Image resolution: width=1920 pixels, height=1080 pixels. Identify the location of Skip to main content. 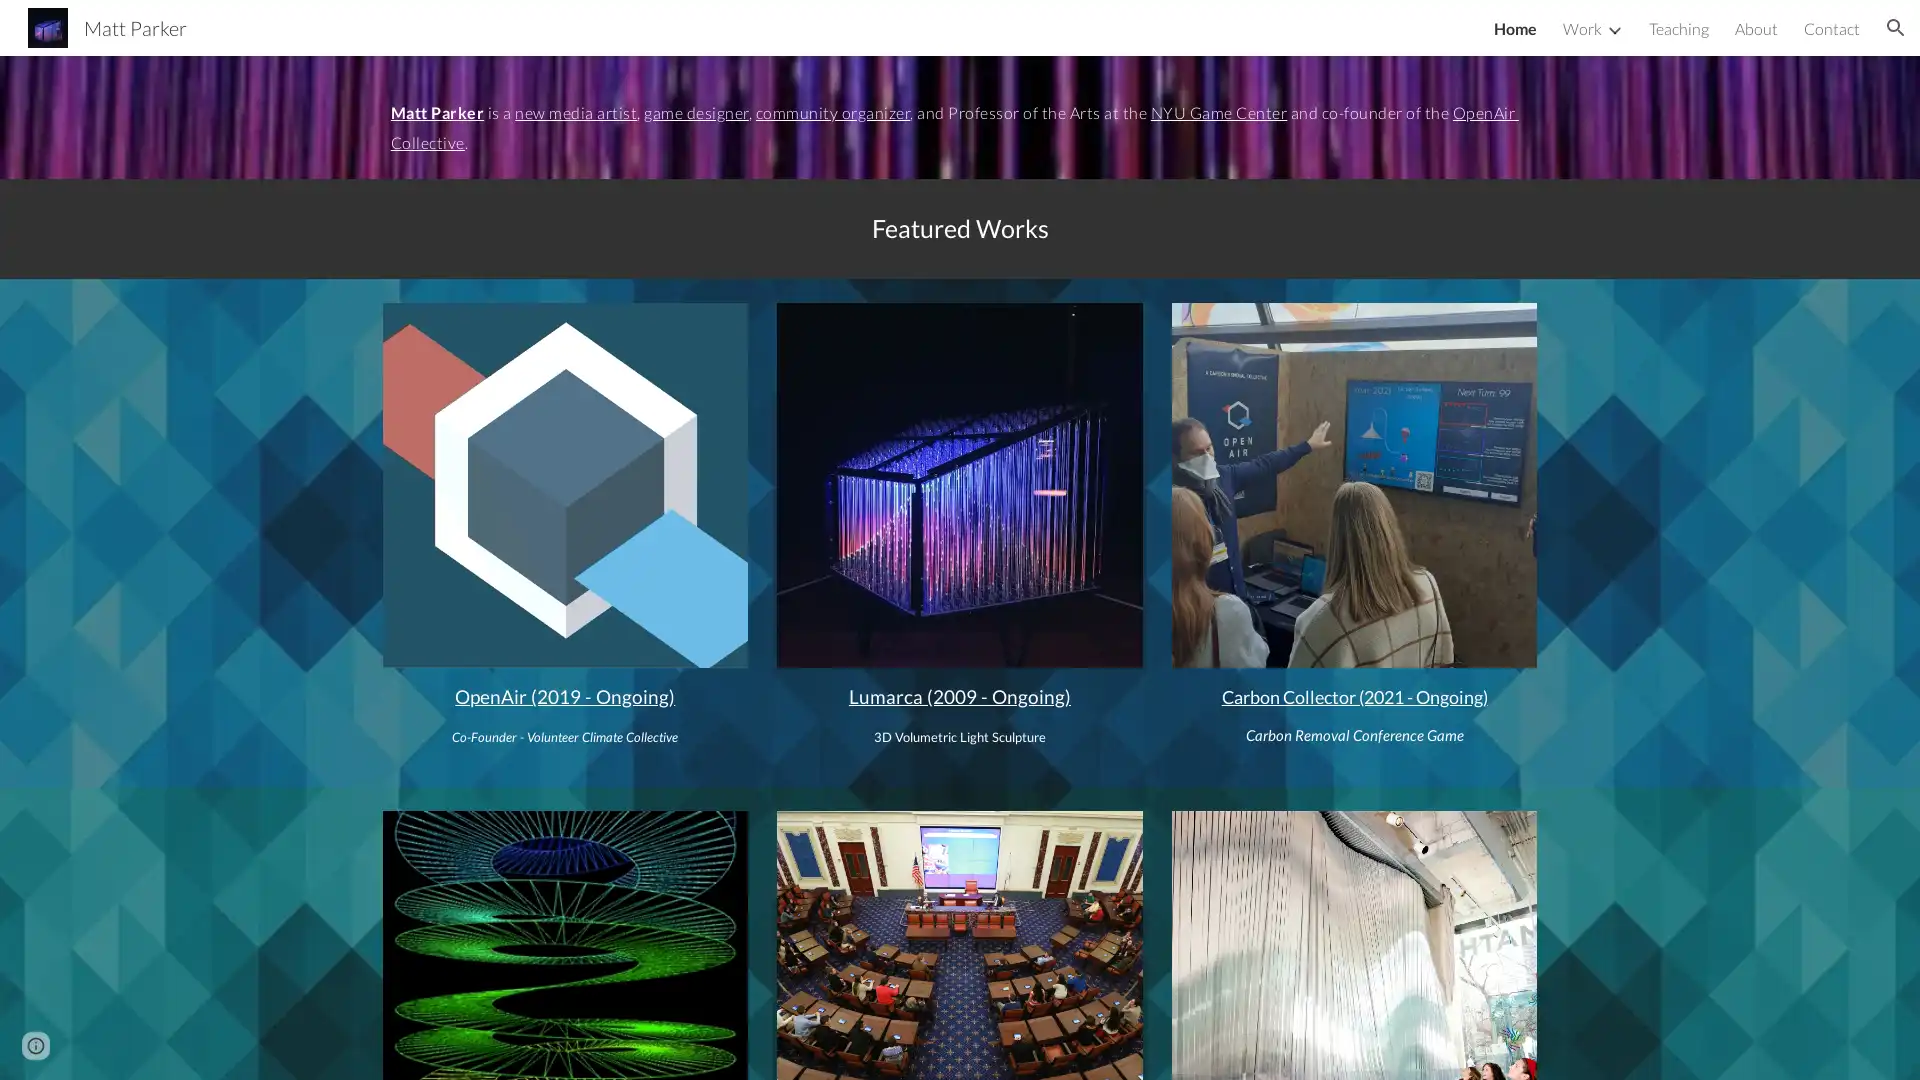
(787, 37).